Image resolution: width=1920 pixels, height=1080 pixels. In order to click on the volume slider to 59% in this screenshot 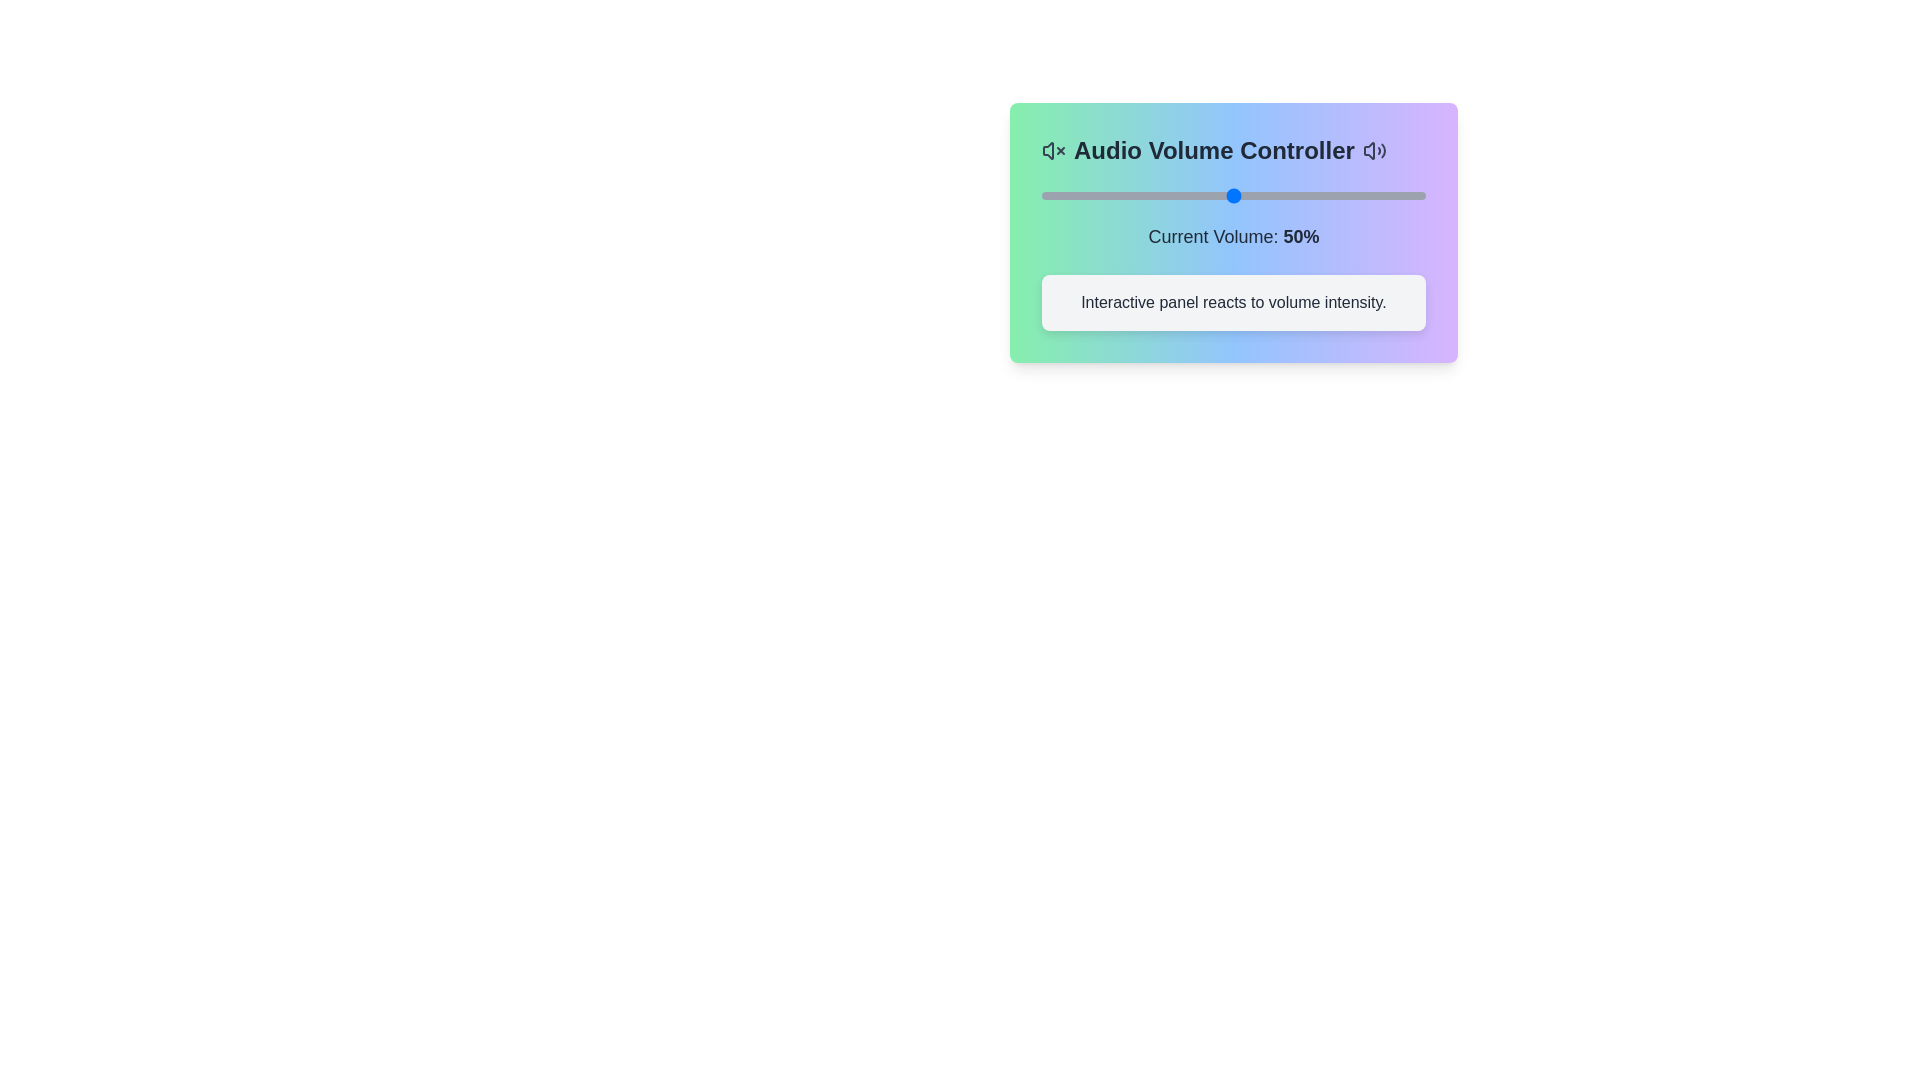, I will do `click(1267, 196)`.